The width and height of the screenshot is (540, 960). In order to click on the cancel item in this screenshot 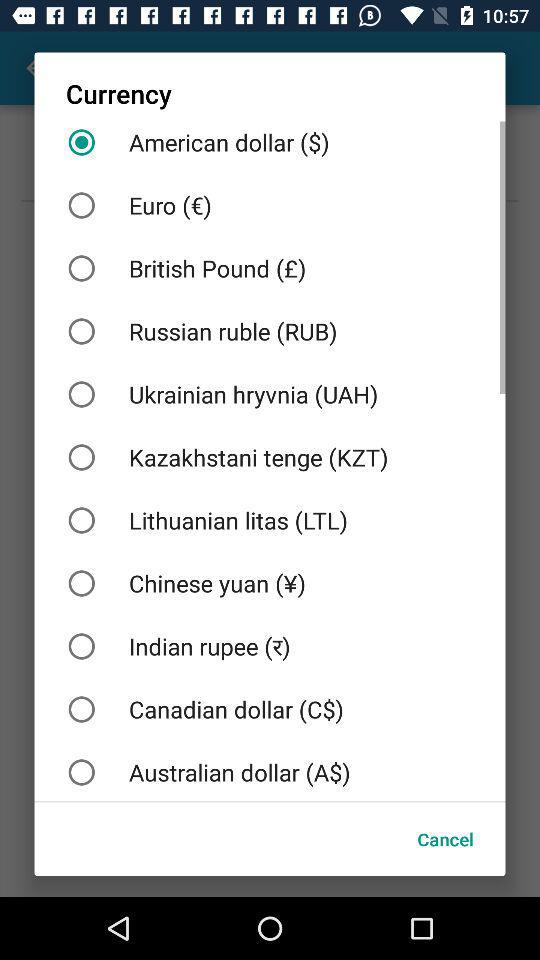, I will do `click(445, 839)`.